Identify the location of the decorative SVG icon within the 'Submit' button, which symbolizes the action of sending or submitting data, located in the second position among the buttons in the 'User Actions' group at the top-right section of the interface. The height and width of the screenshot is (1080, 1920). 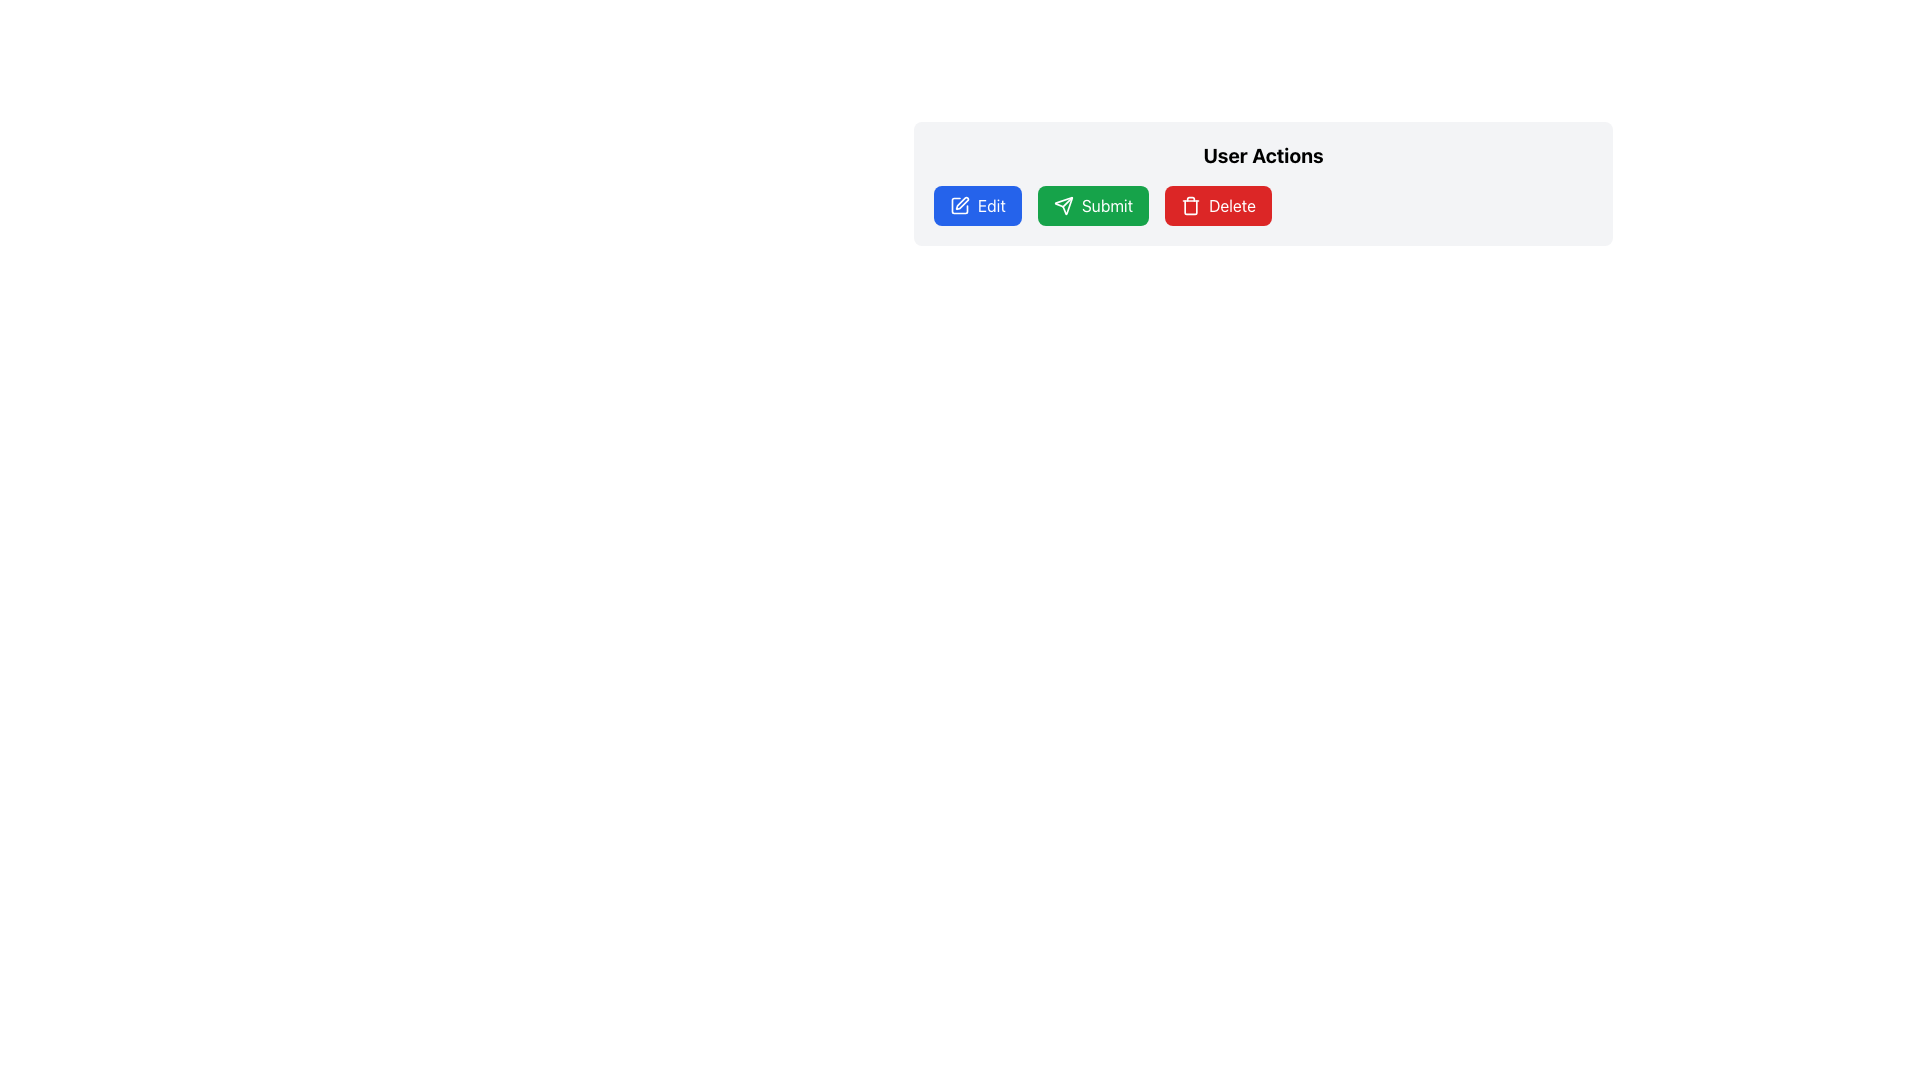
(1062, 205).